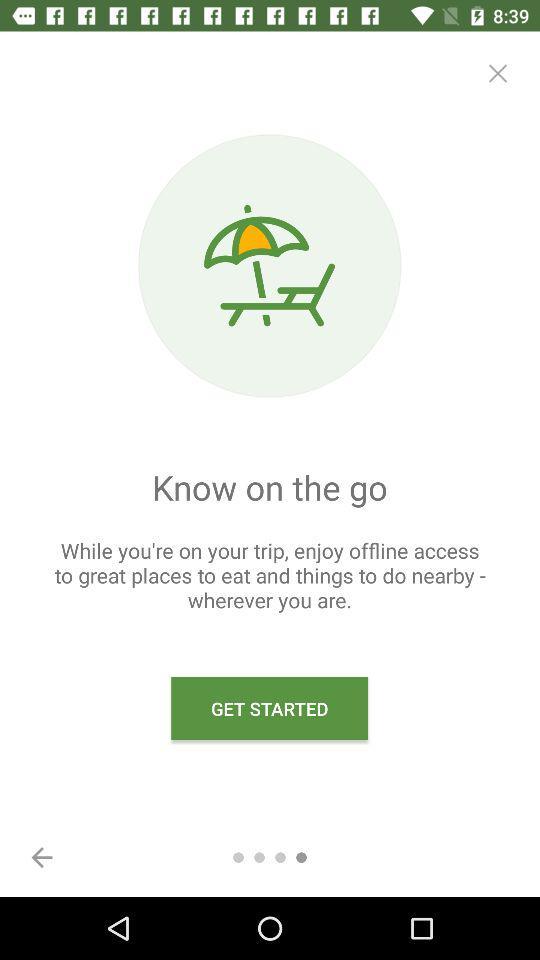 The image size is (540, 960). What do you see at coordinates (496, 73) in the screenshot?
I see `the close icon` at bounding box center [496, 73].